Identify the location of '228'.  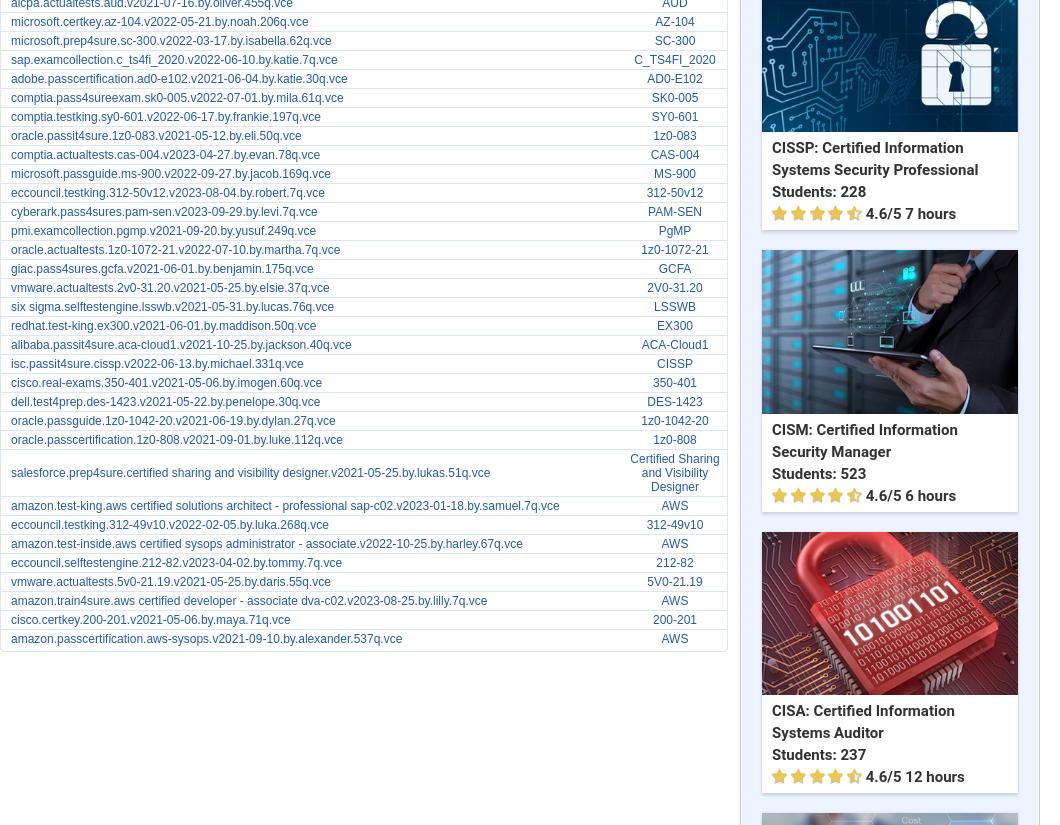
(852, 190).